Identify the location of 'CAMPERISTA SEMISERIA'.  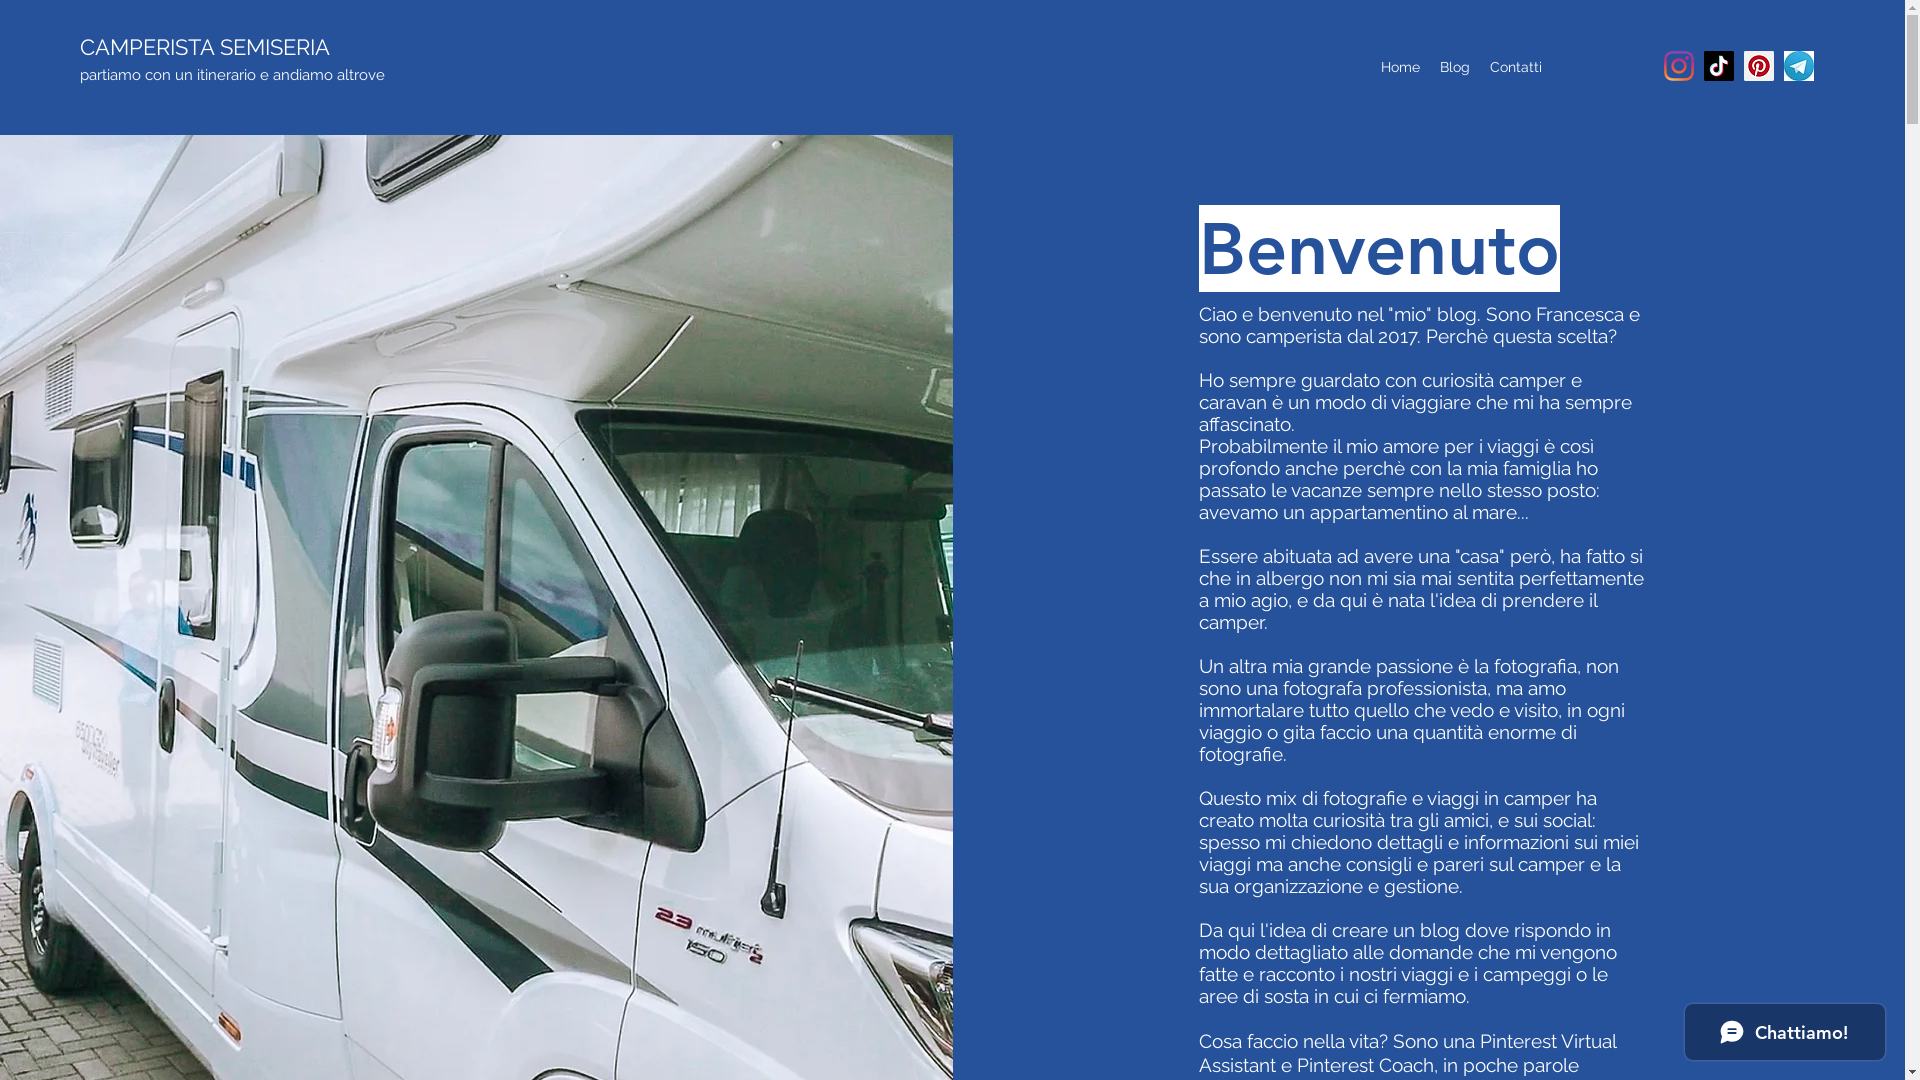
(205, 45).